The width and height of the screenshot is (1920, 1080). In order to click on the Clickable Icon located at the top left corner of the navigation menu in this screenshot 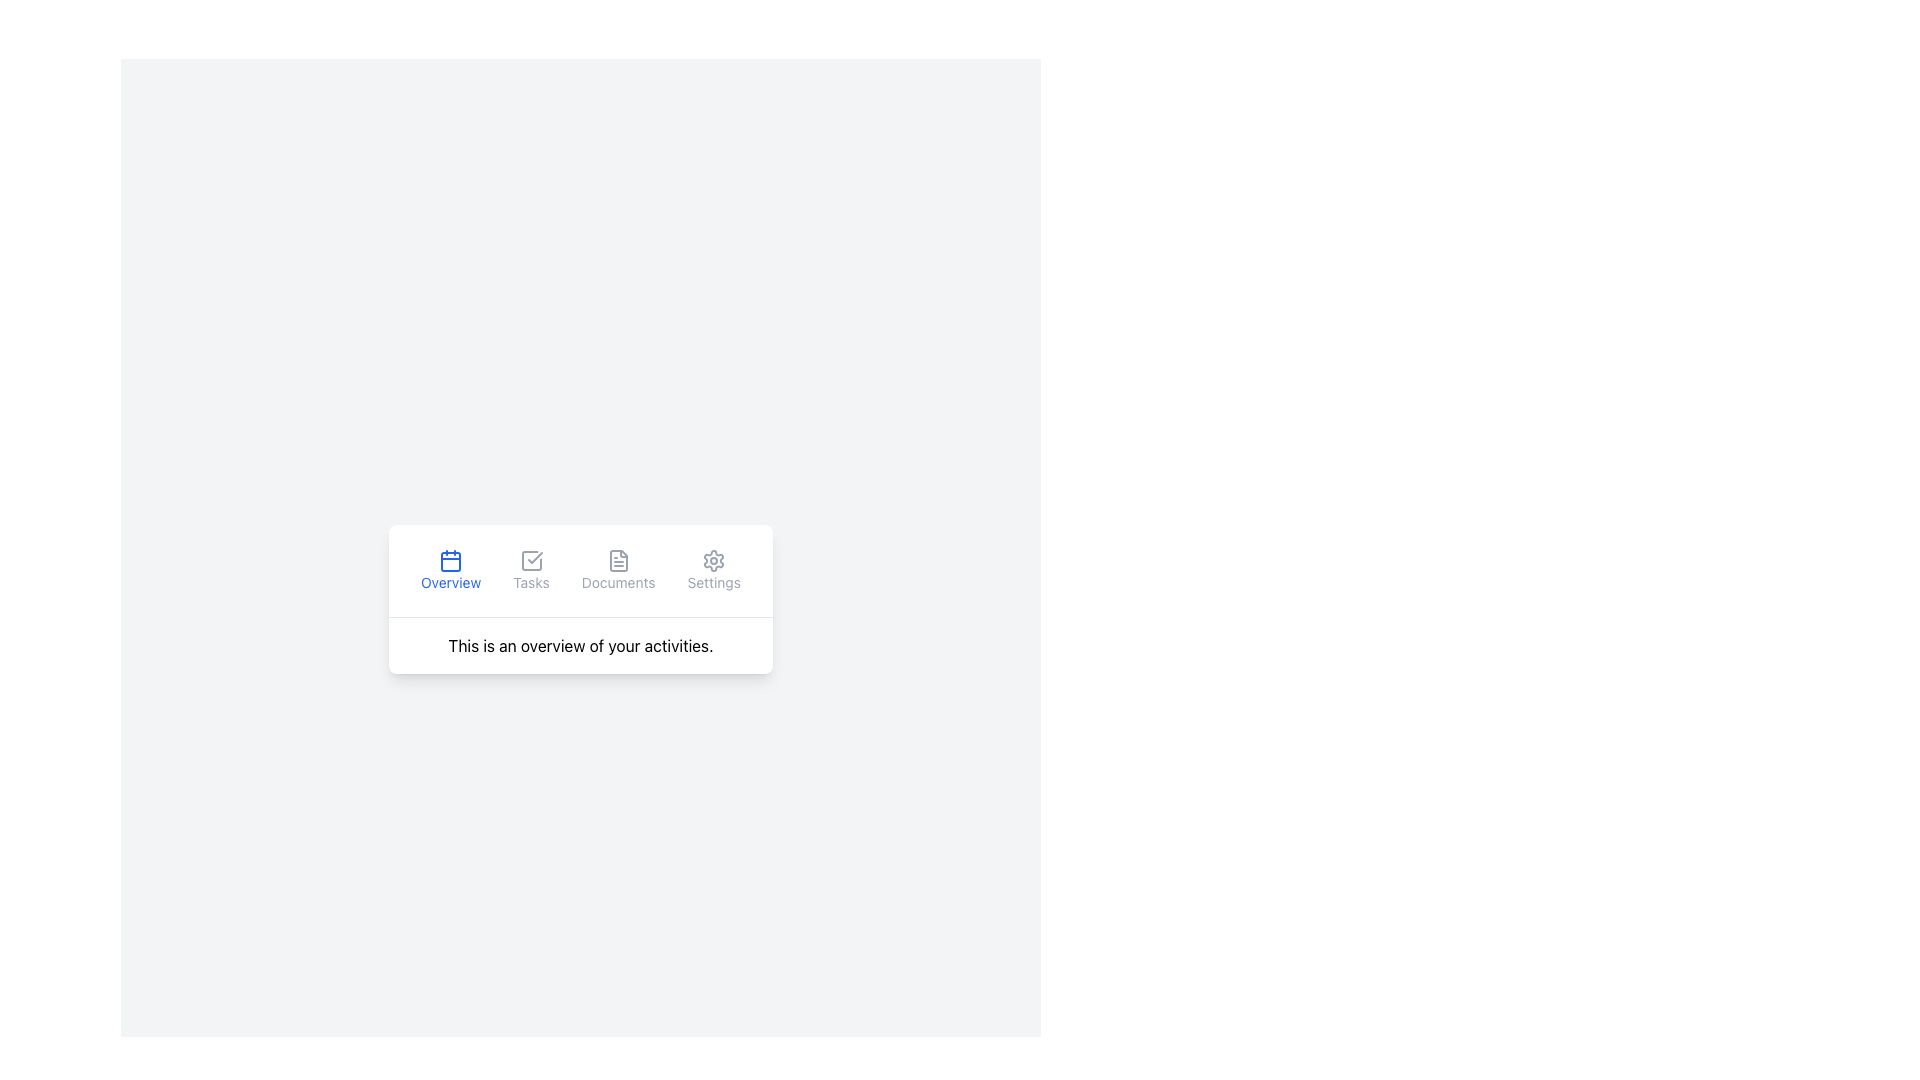, I will do `click(450, 560)`.